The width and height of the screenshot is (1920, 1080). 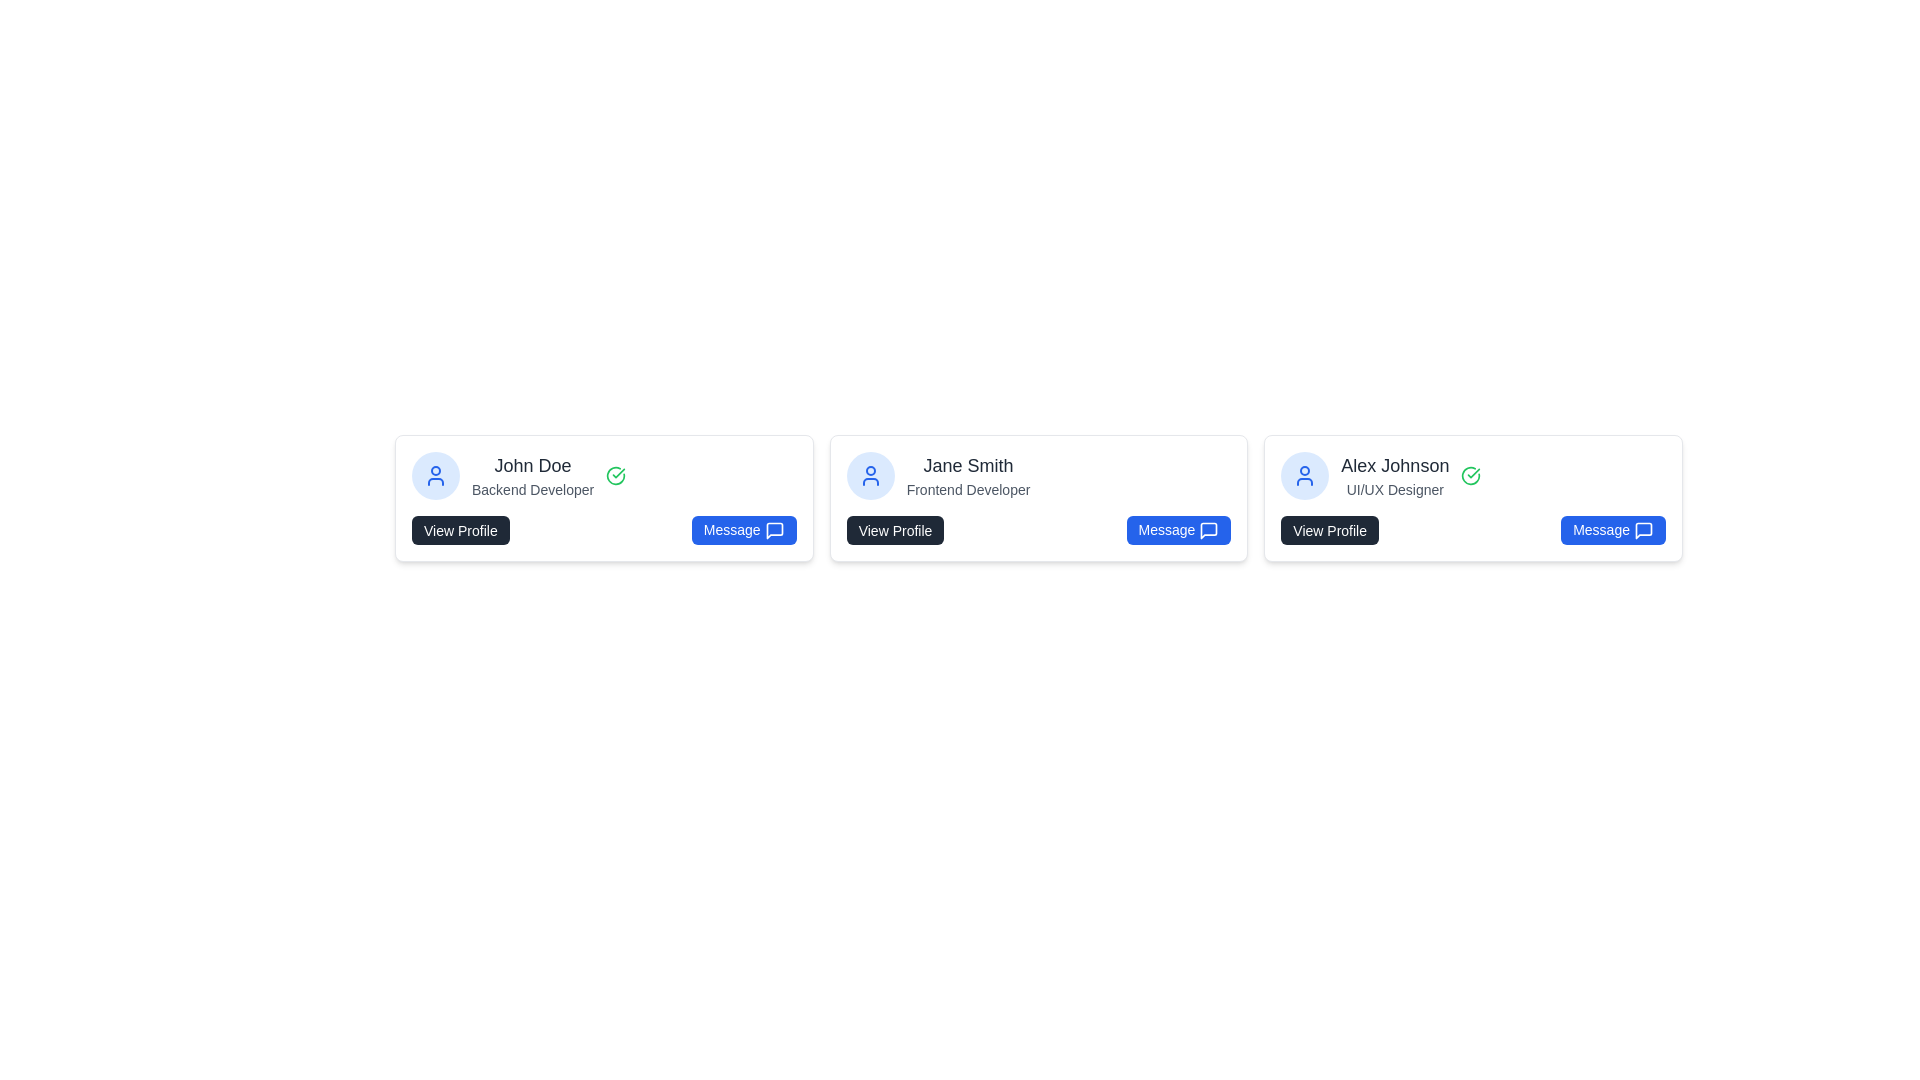 I want to click on information displayed in the text label 'Frontend Developer' which is styled in gray and located below the 'Jane Smith' label, so click(x=968, y=489).